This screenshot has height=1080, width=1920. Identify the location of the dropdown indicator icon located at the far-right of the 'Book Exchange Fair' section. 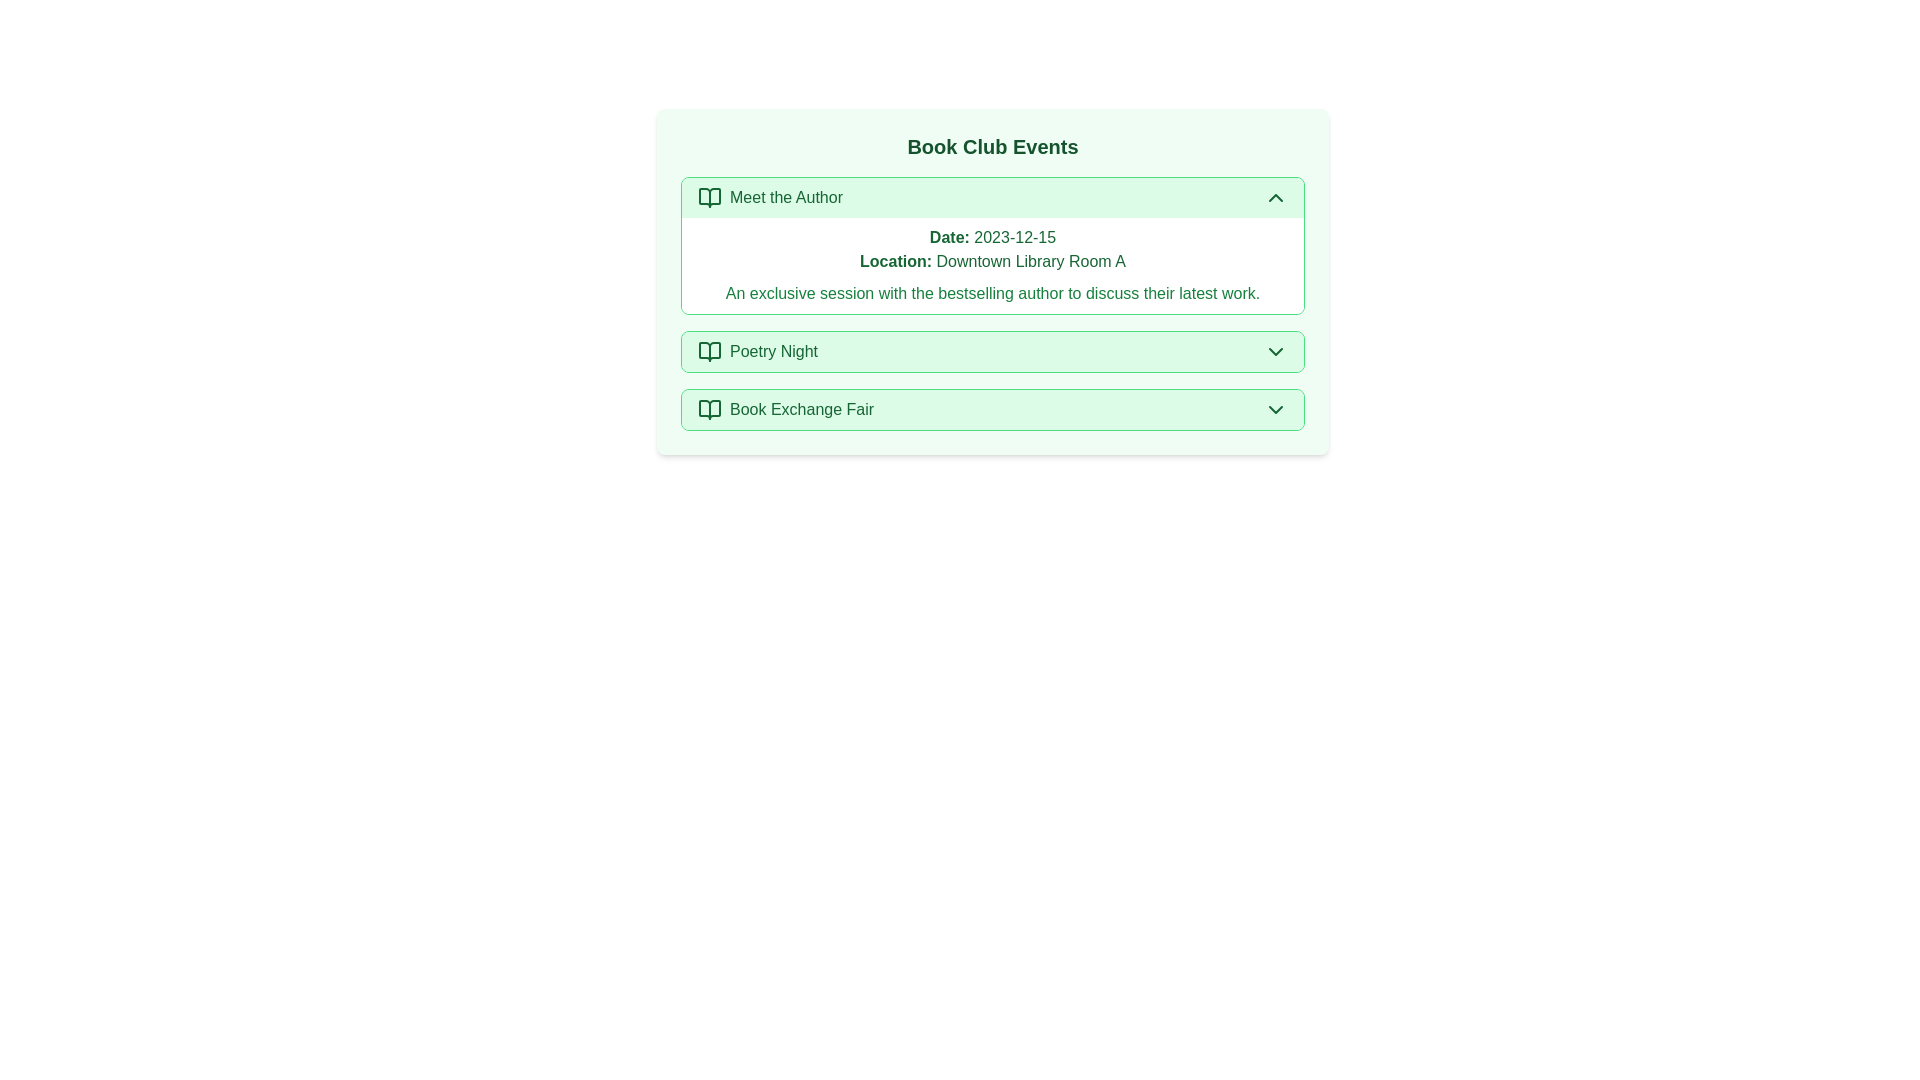
(1275, 408).